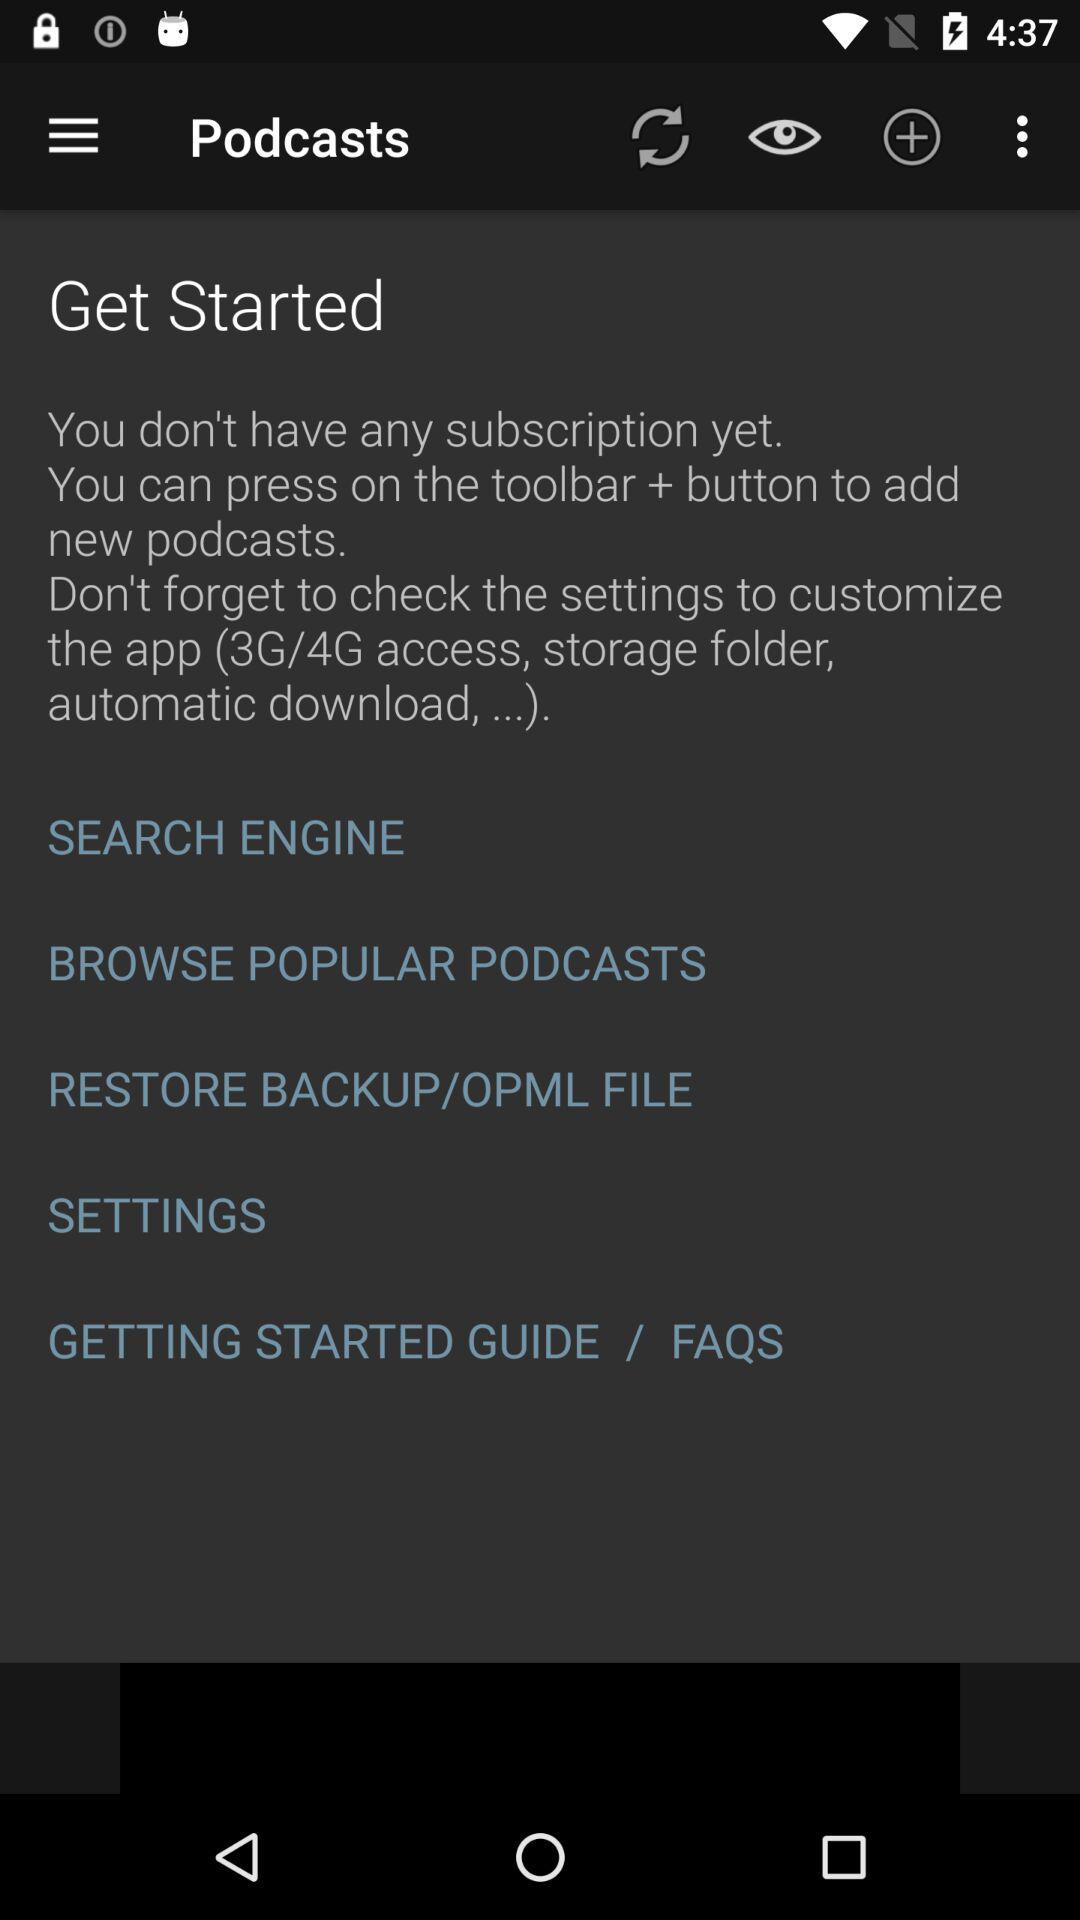 Image resolution: width=1080 pixels, height=1920 pixels. I want to click on the icon above the get started icon, so click(72, 135).